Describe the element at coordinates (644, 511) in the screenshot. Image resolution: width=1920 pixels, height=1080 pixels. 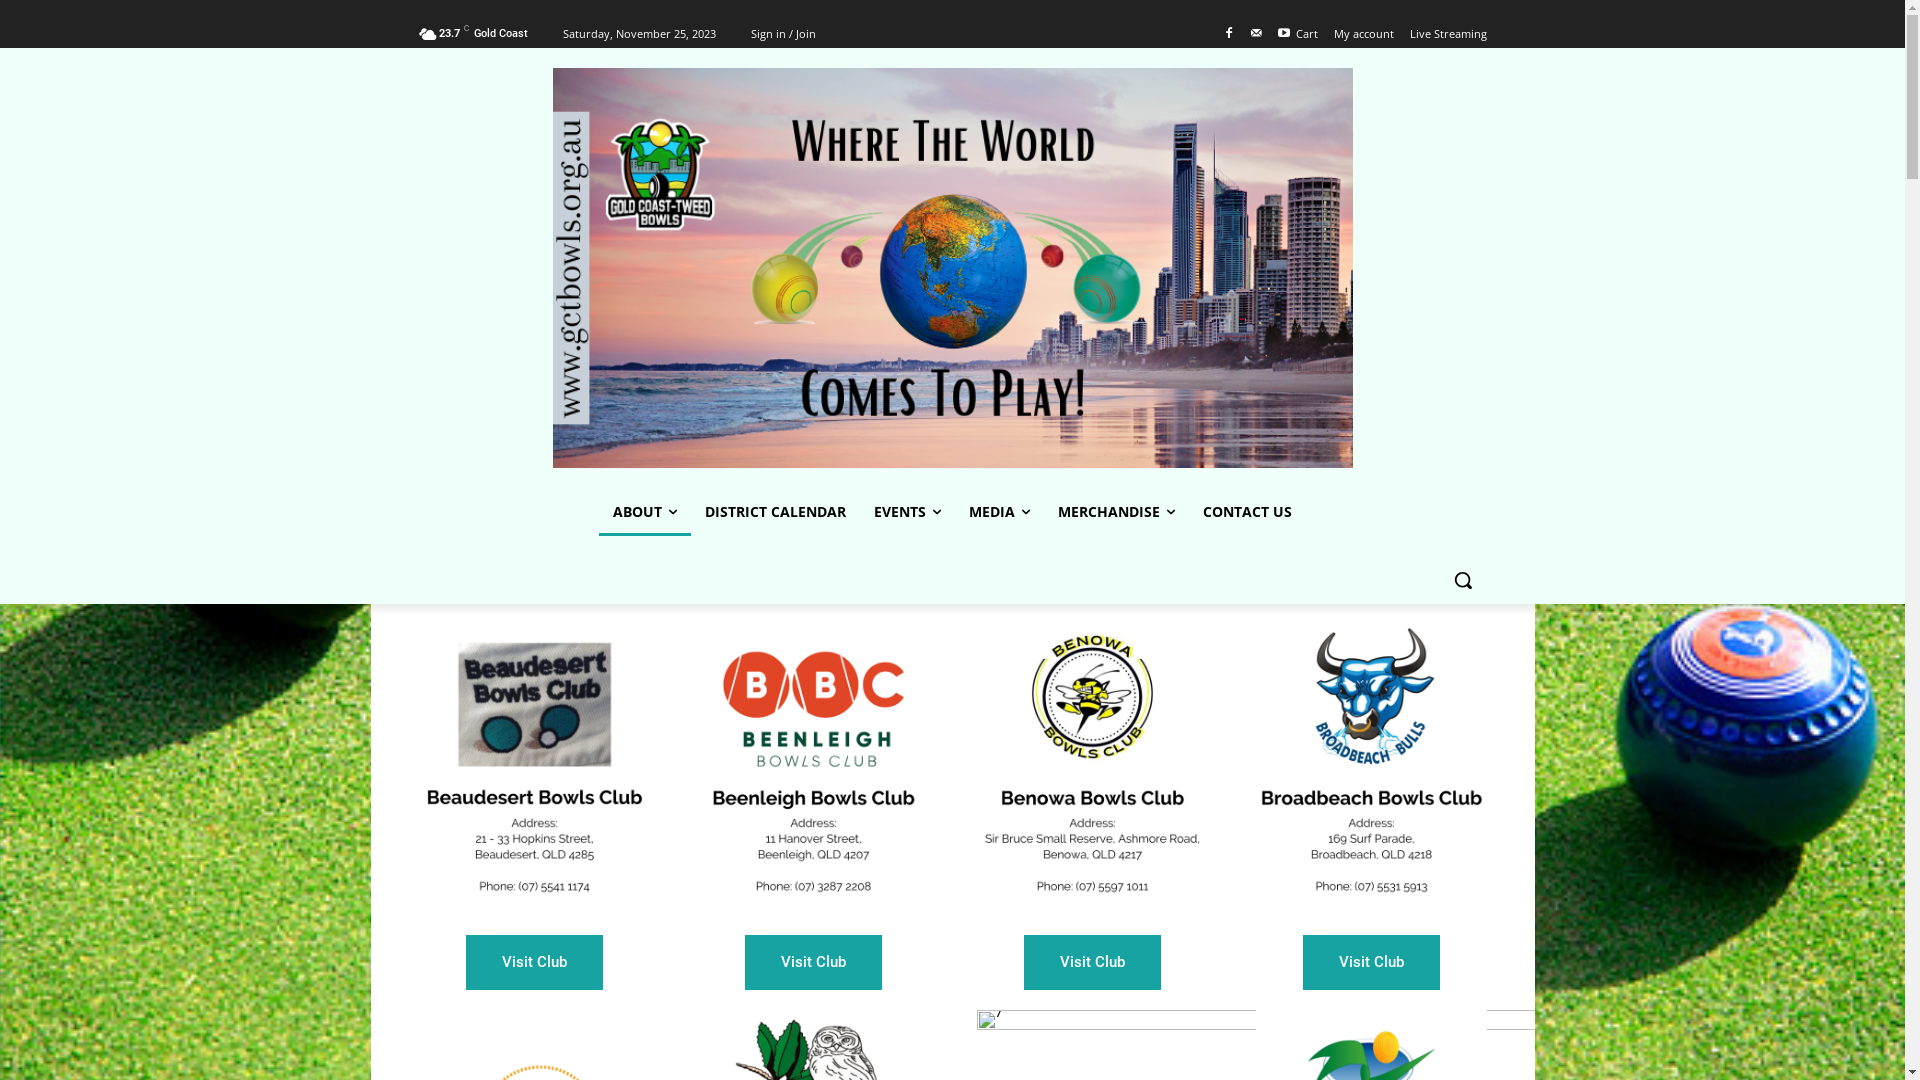
I see `'ABOUT'` at that location.